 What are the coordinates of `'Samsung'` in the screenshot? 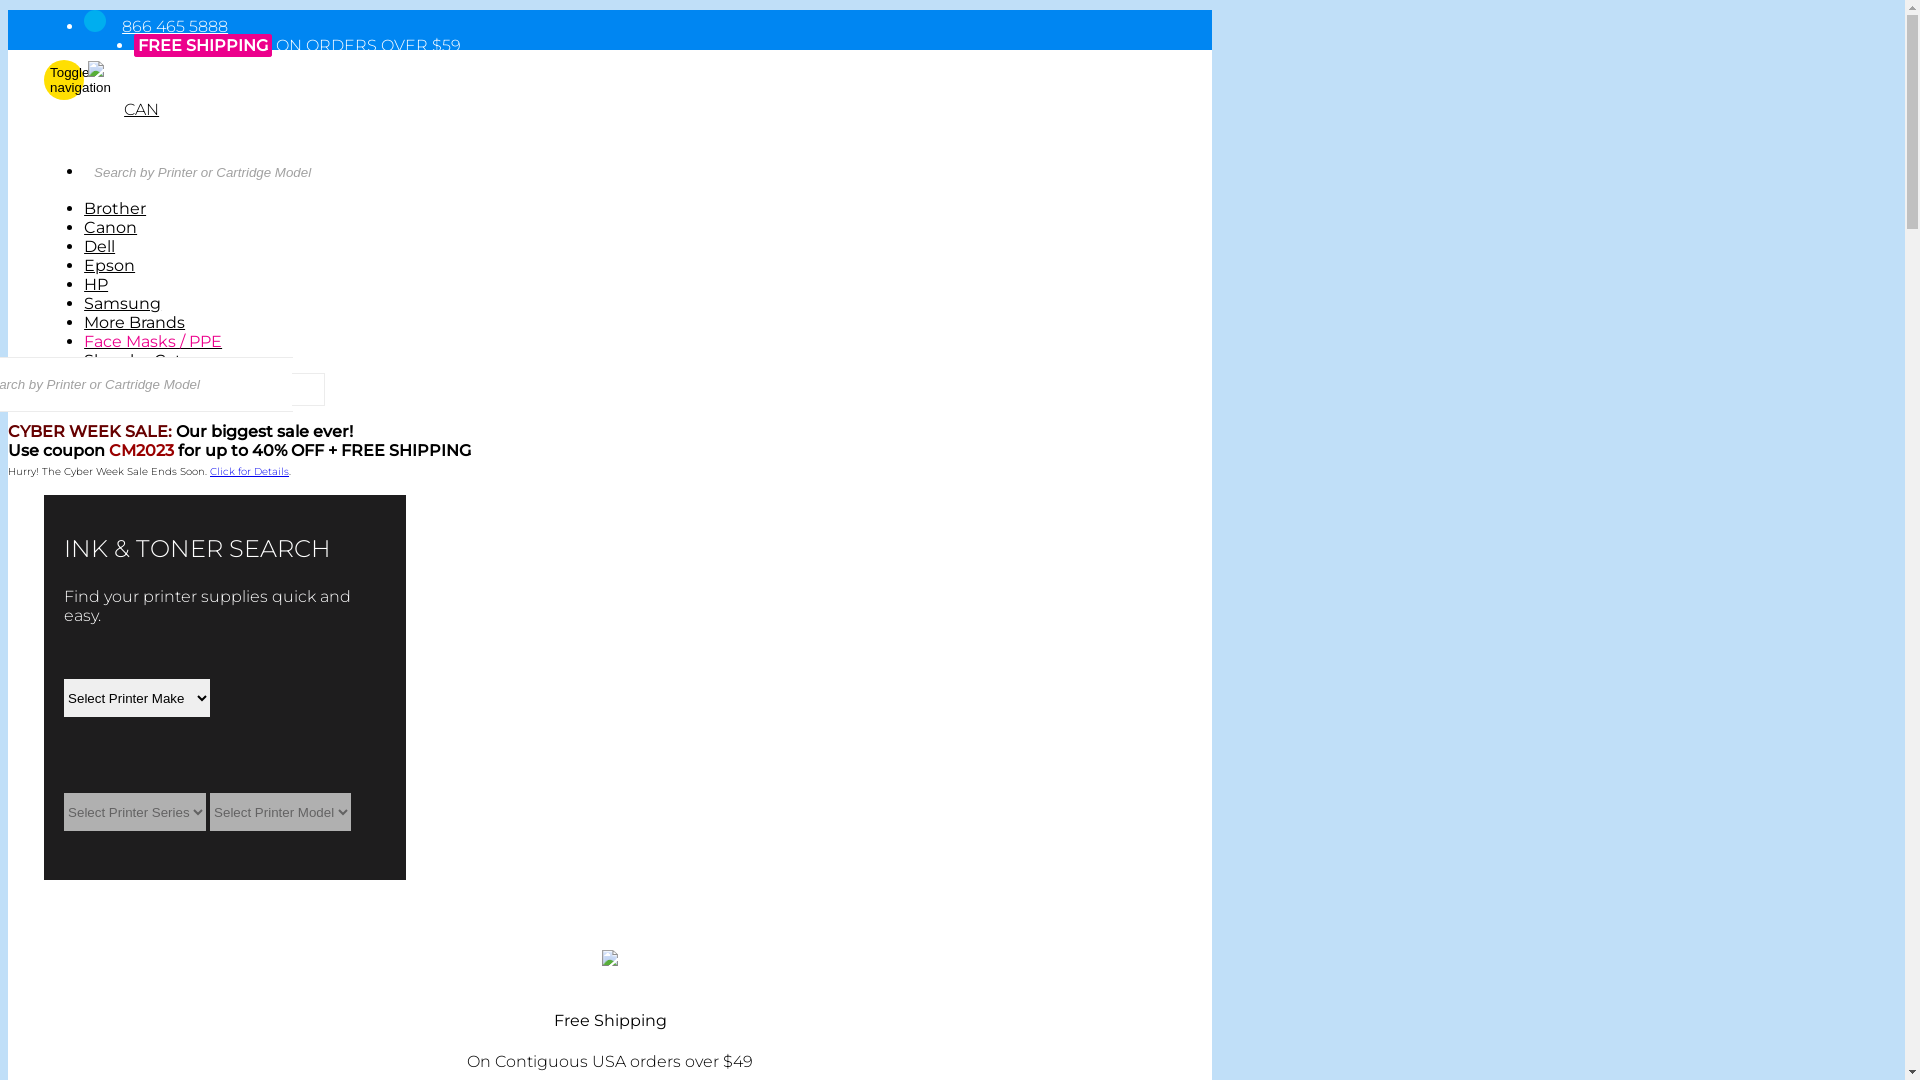 It's located at (121, 303).